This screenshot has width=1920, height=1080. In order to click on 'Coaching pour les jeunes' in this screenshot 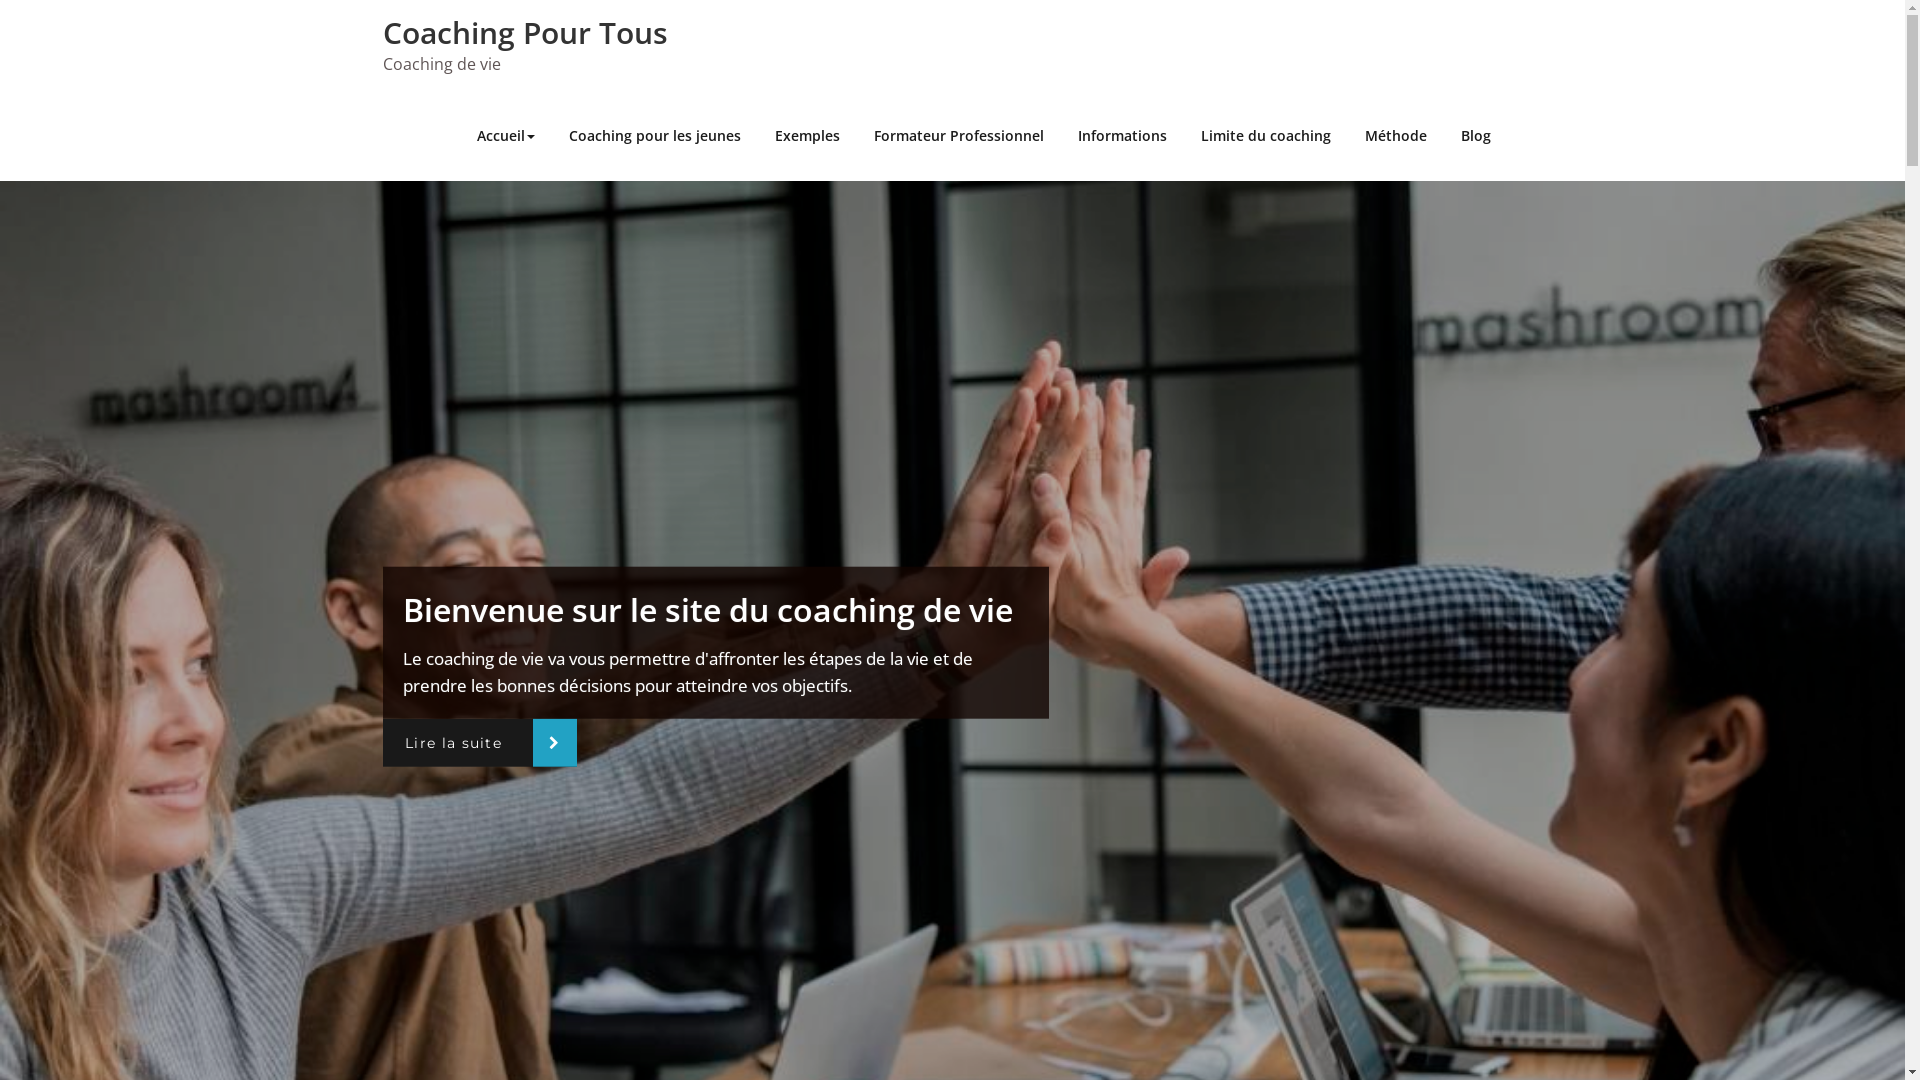, I will do `click(654, 135)`.